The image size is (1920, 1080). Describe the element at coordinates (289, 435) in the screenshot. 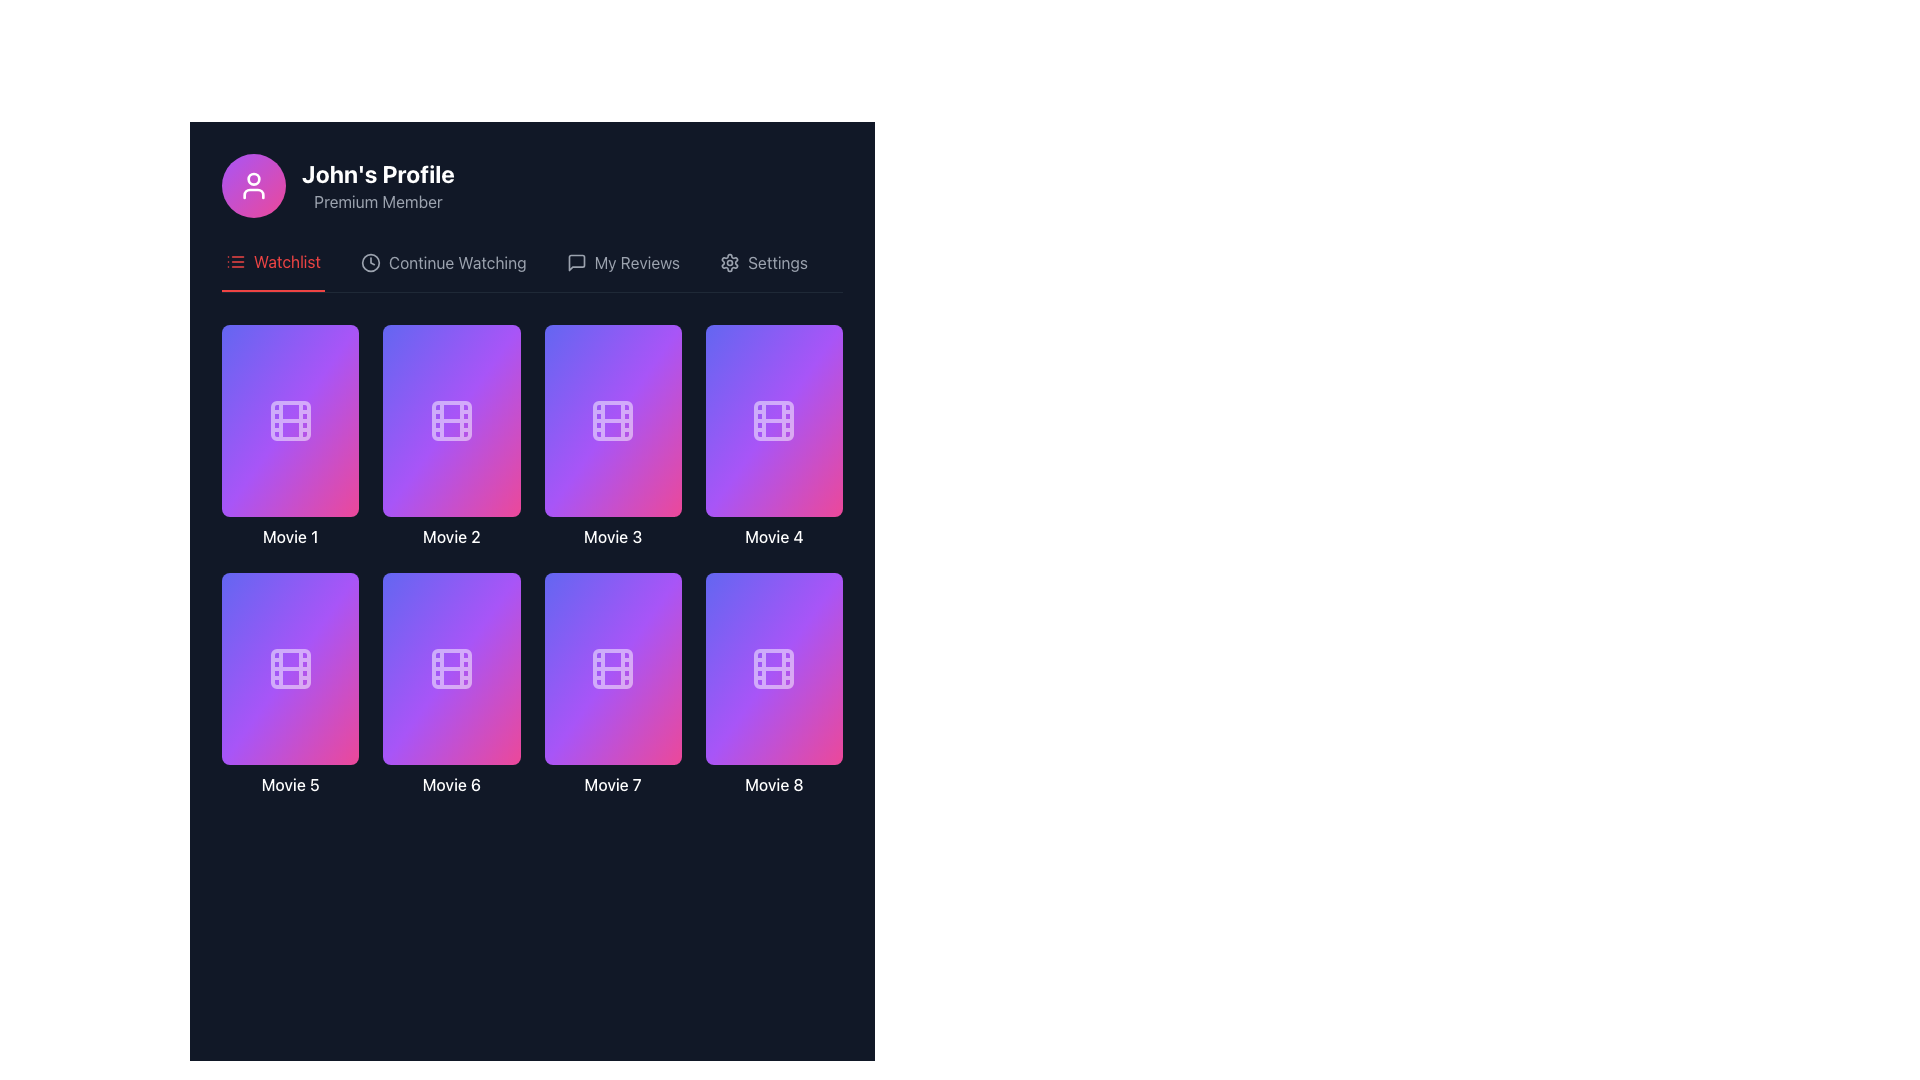

I see `the Movie Tile located in the first row and first column of the grid layout, which represents a movie or video content` at that location.